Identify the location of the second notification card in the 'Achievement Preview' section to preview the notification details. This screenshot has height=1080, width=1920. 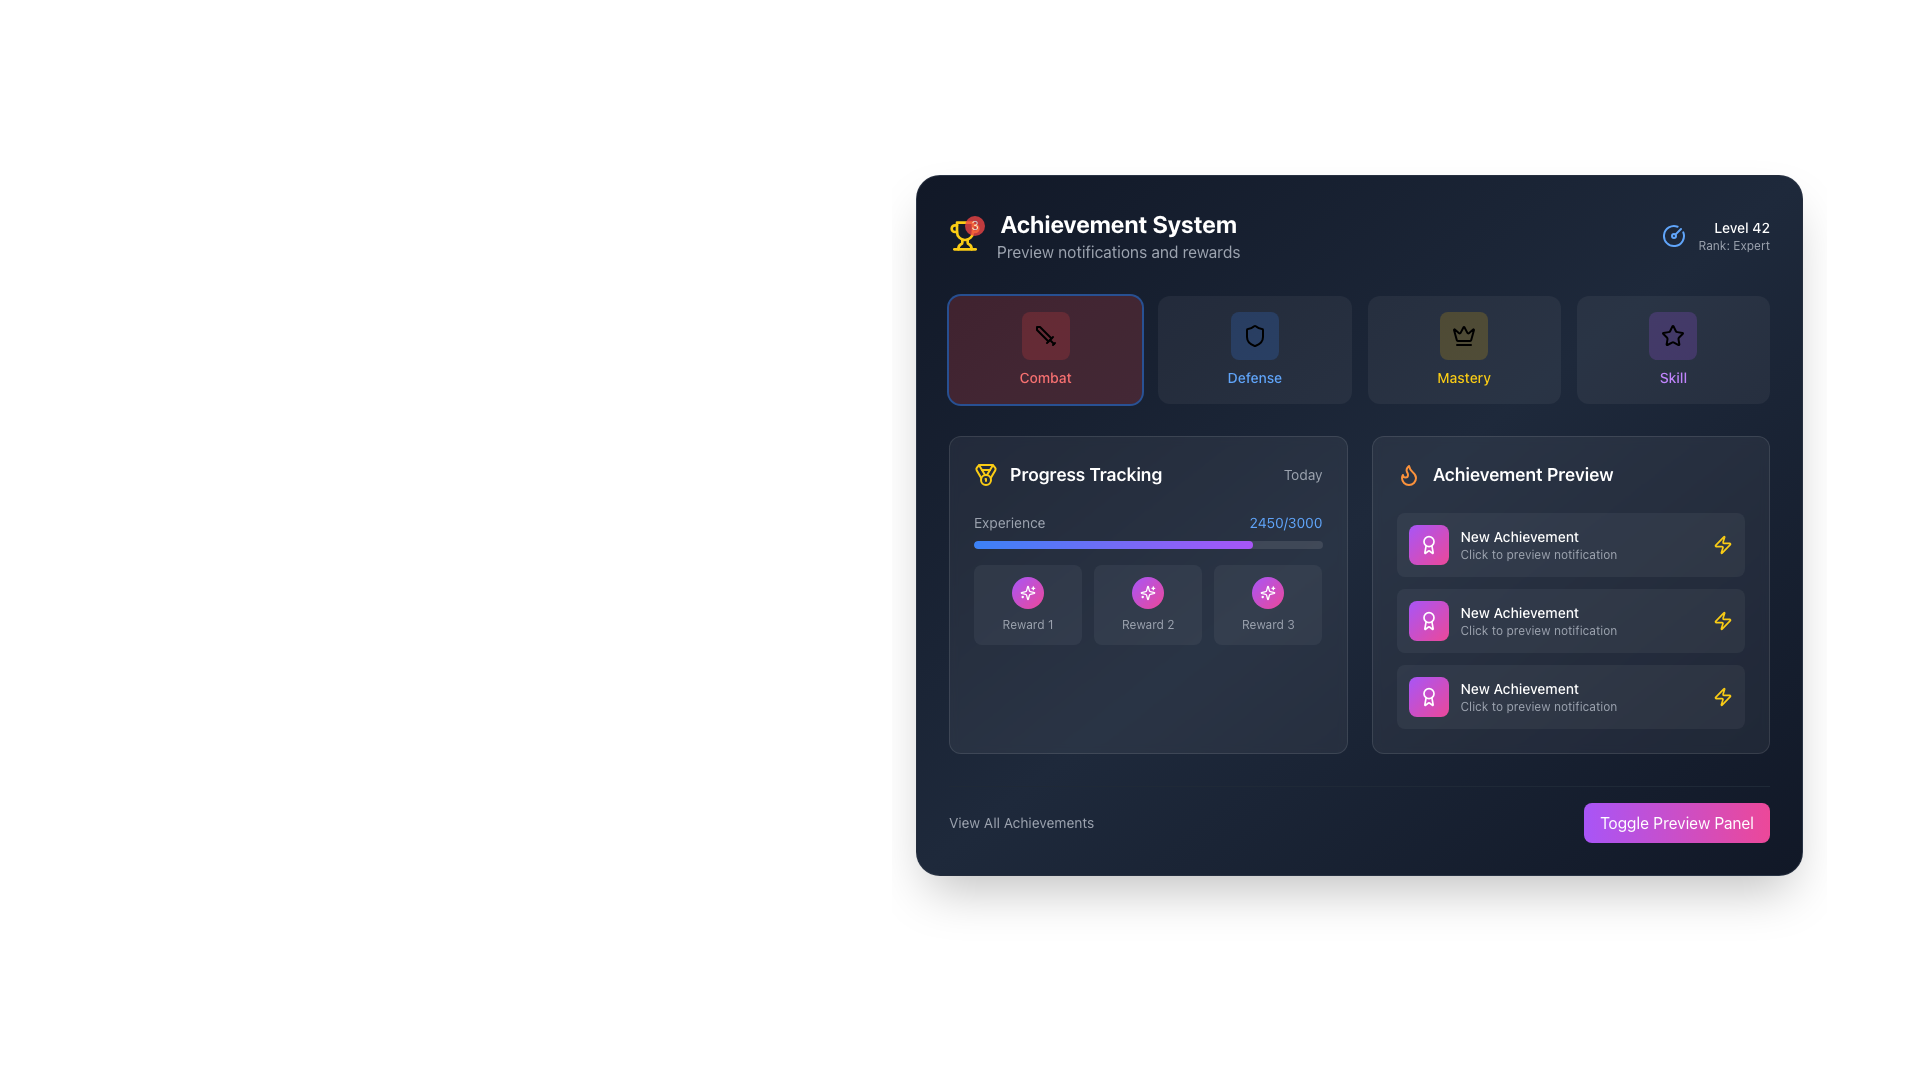
(1569, 620).